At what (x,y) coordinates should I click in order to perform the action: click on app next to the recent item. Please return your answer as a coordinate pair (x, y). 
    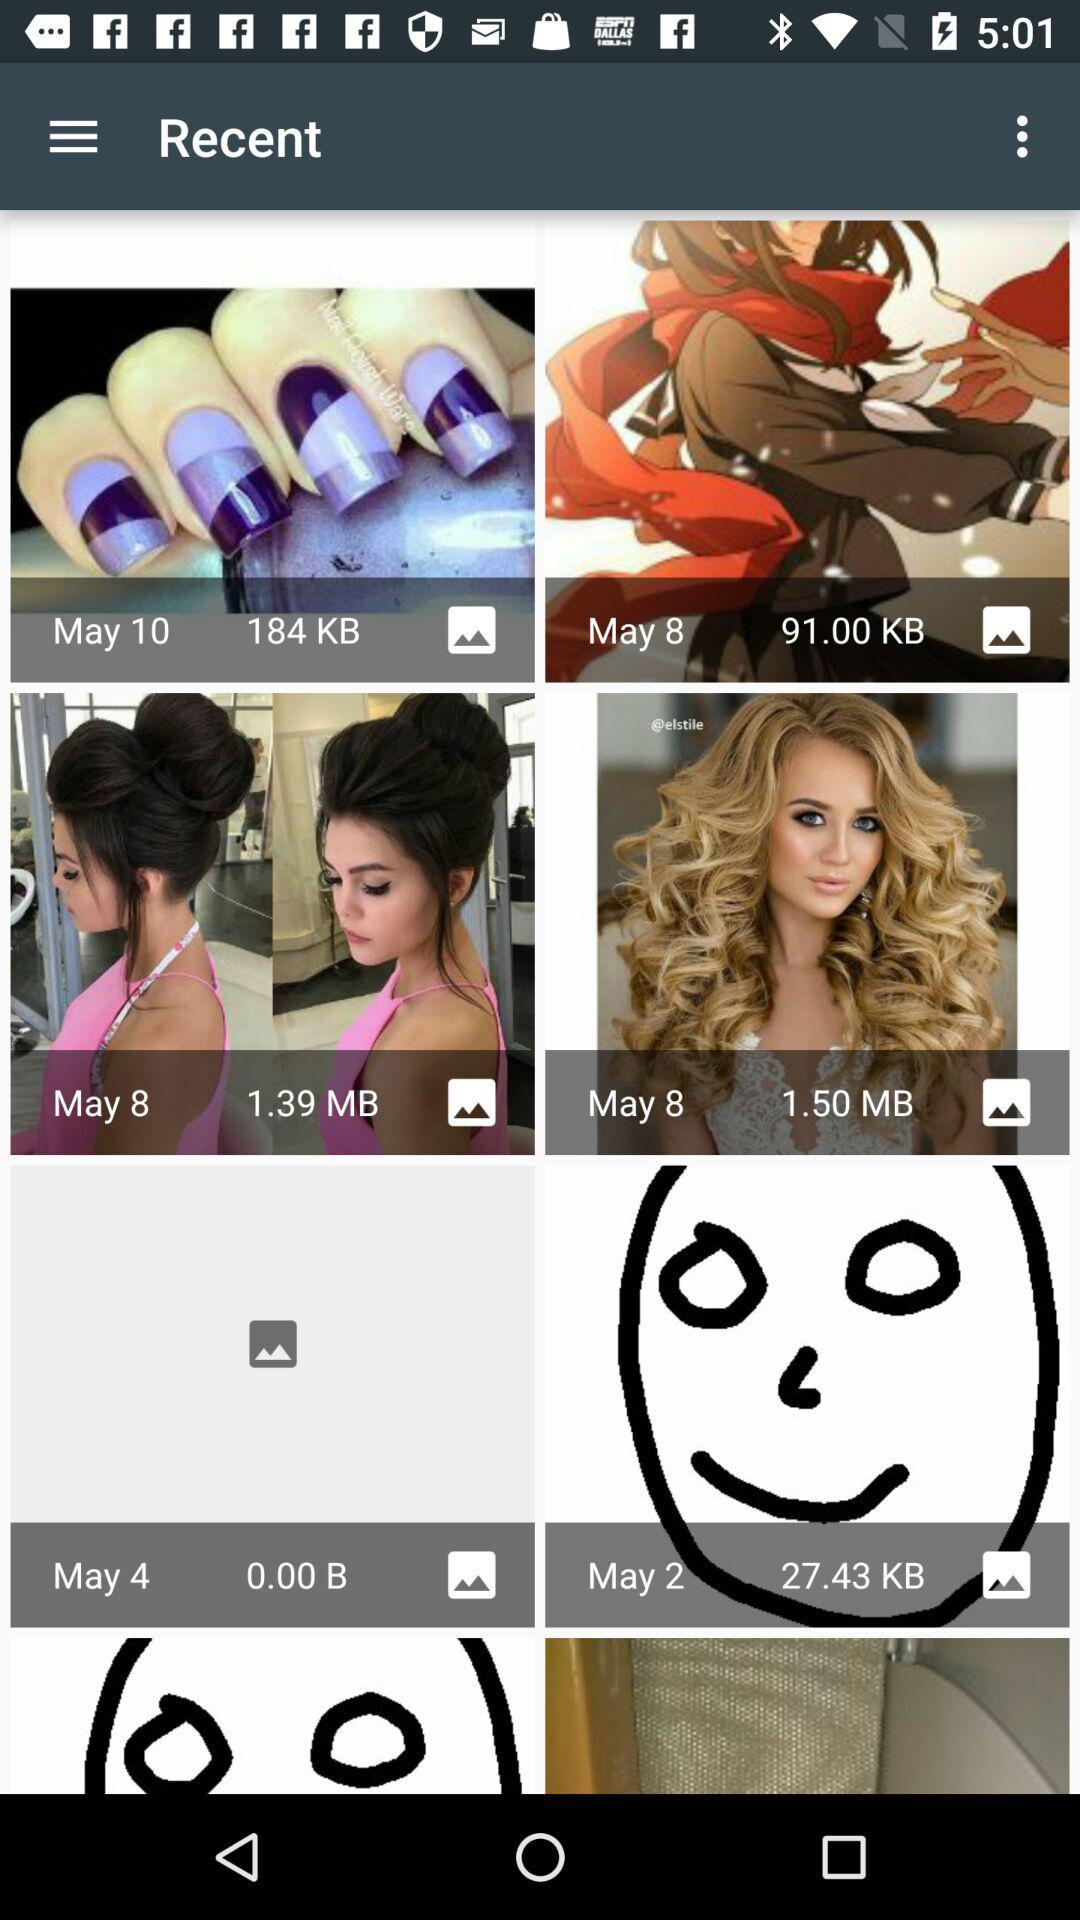
    Looking at the image, I should click on (72, 135).